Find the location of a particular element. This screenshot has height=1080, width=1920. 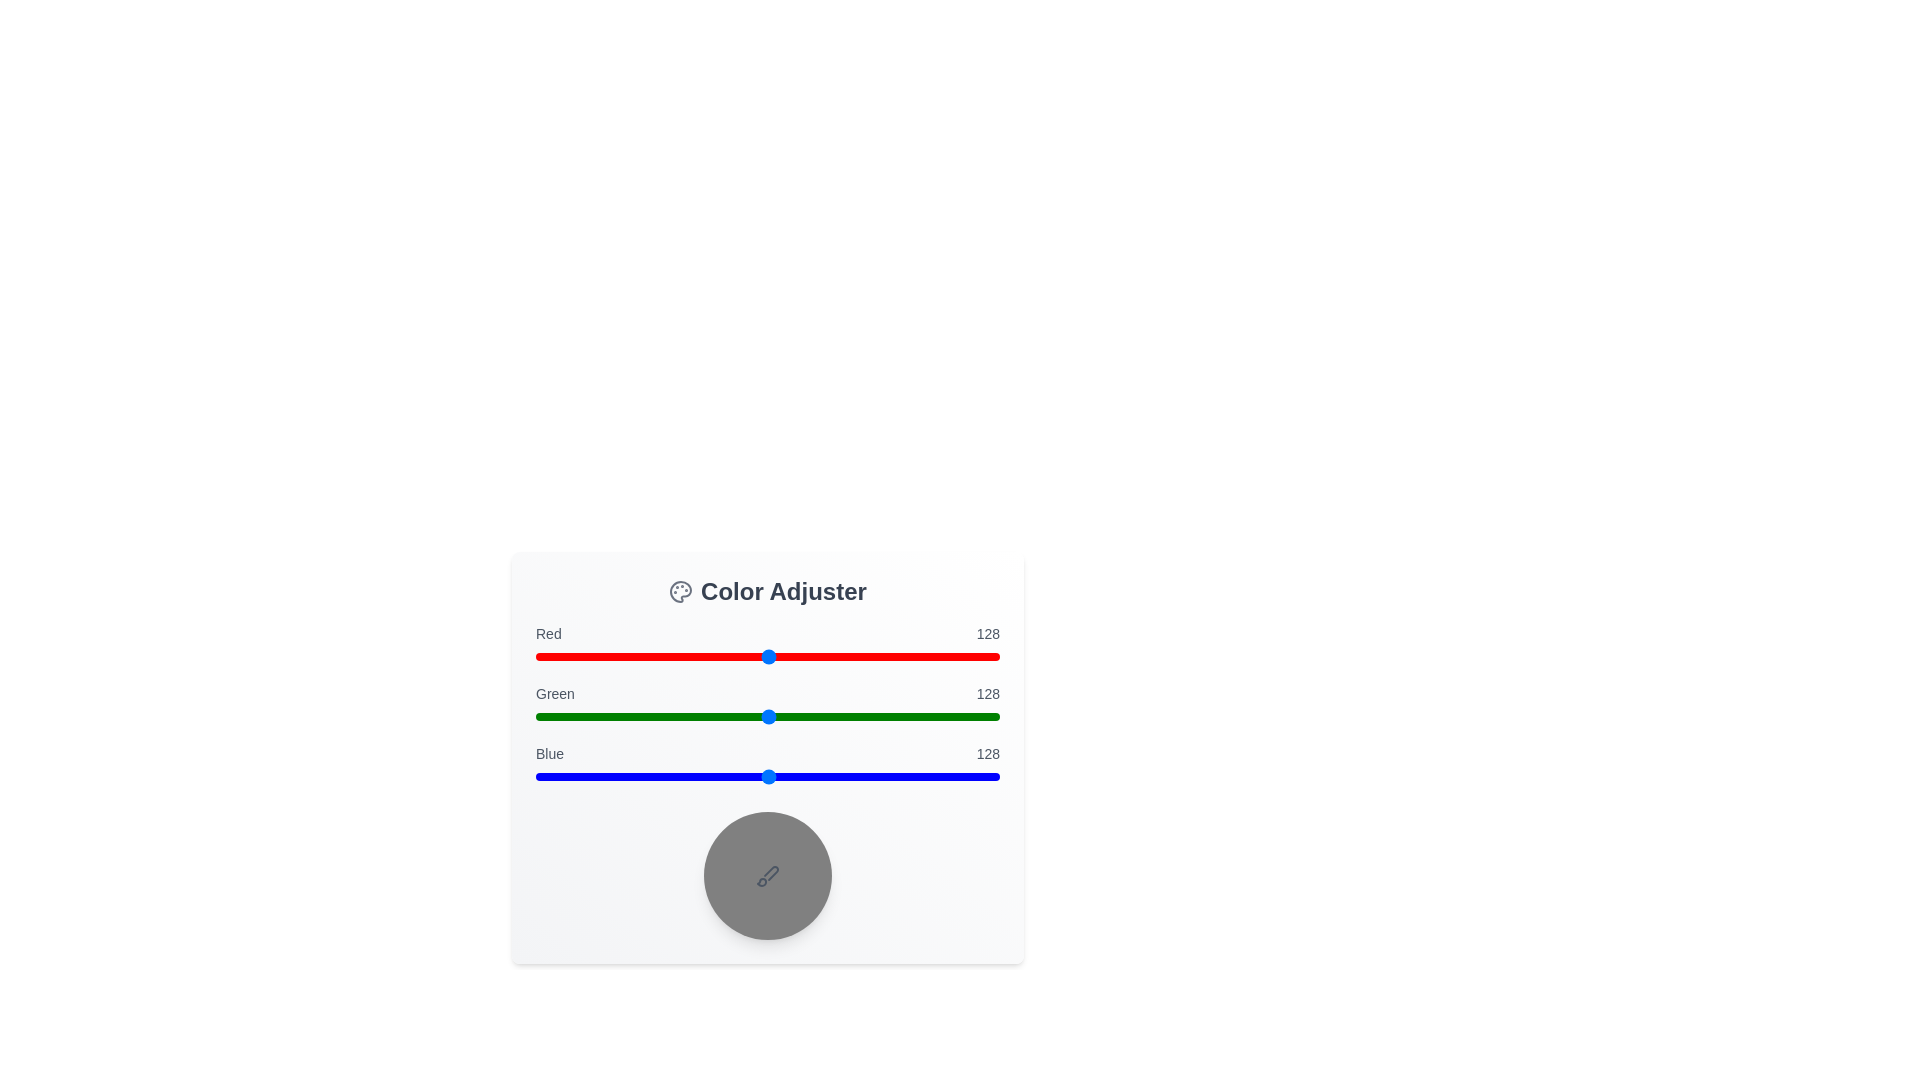

the red slider to the value 106 is located at coordinates (727, 656).